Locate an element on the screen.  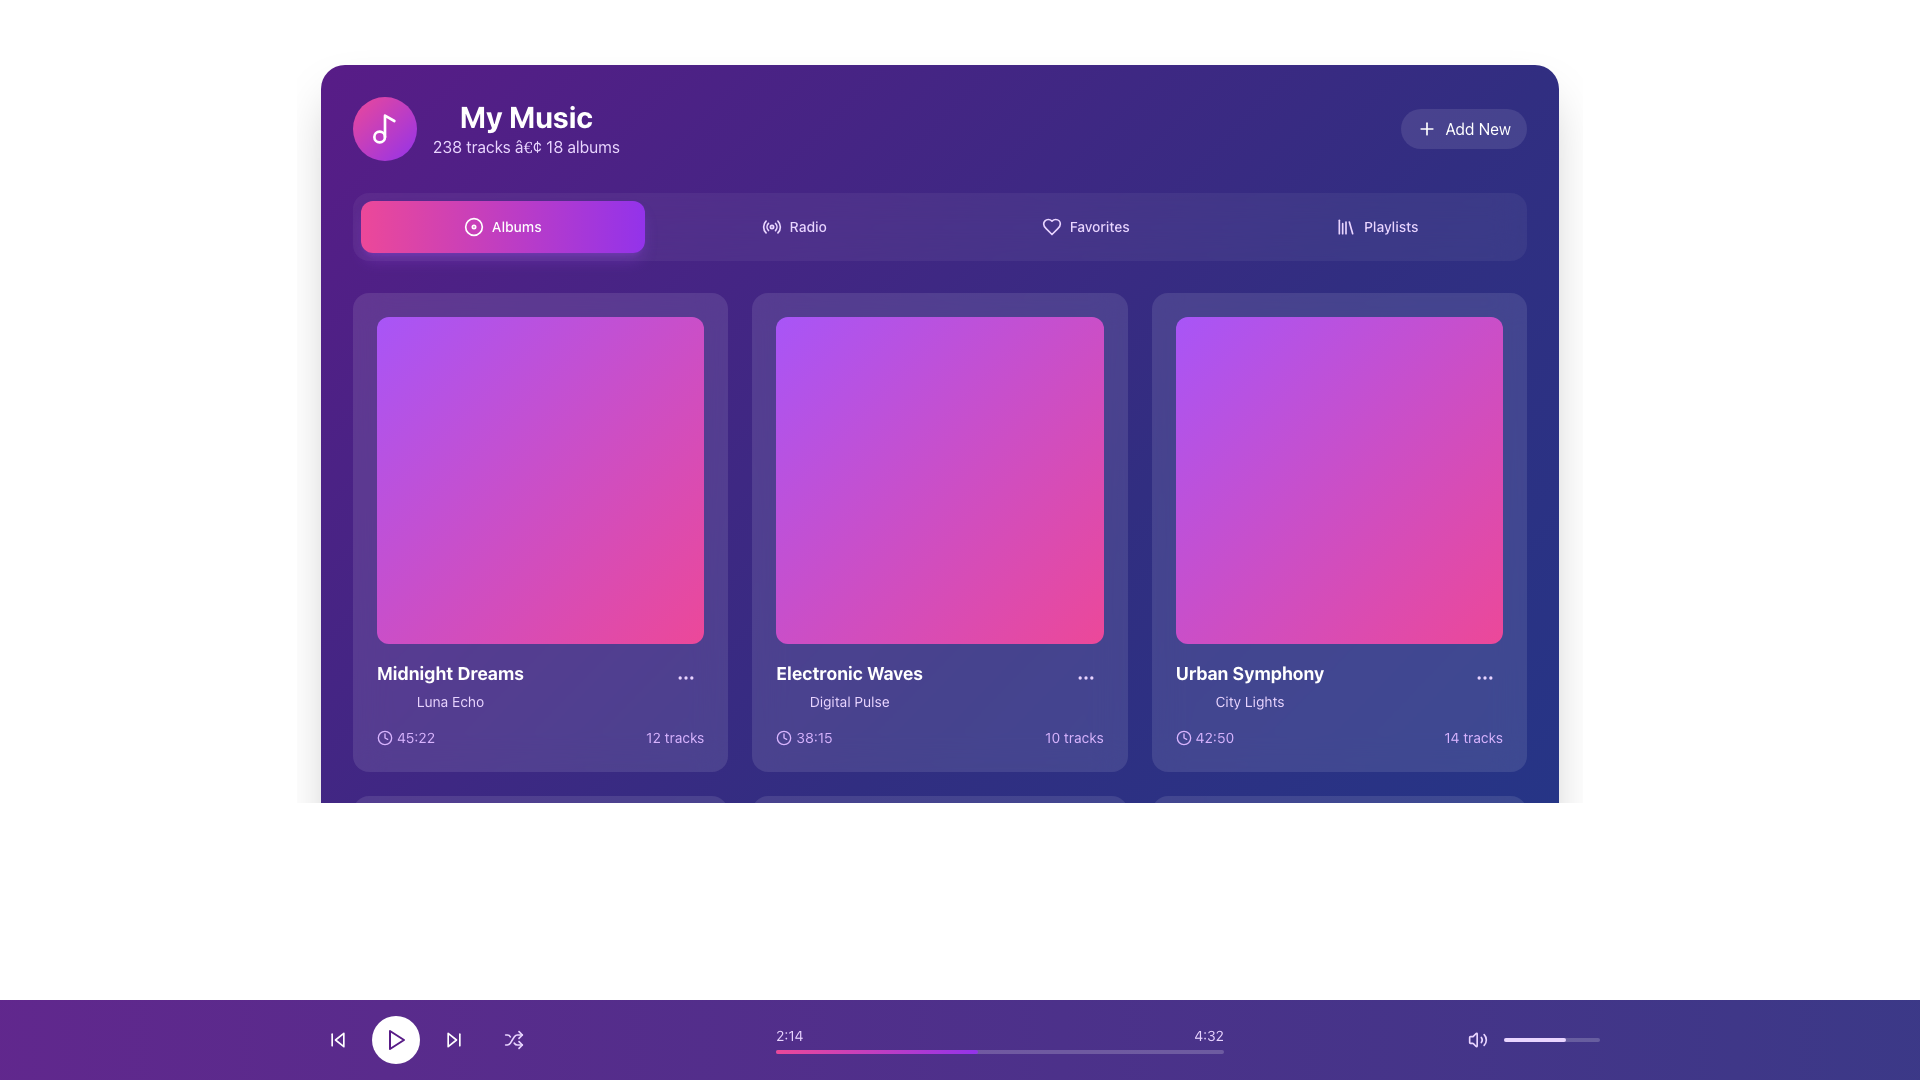
the text label 'Urban Symphony' which is displayed in a bold and large white font on a purple background, located in the third card from the left, above the text 'City Lights' is located at coordinates (1248, 674).